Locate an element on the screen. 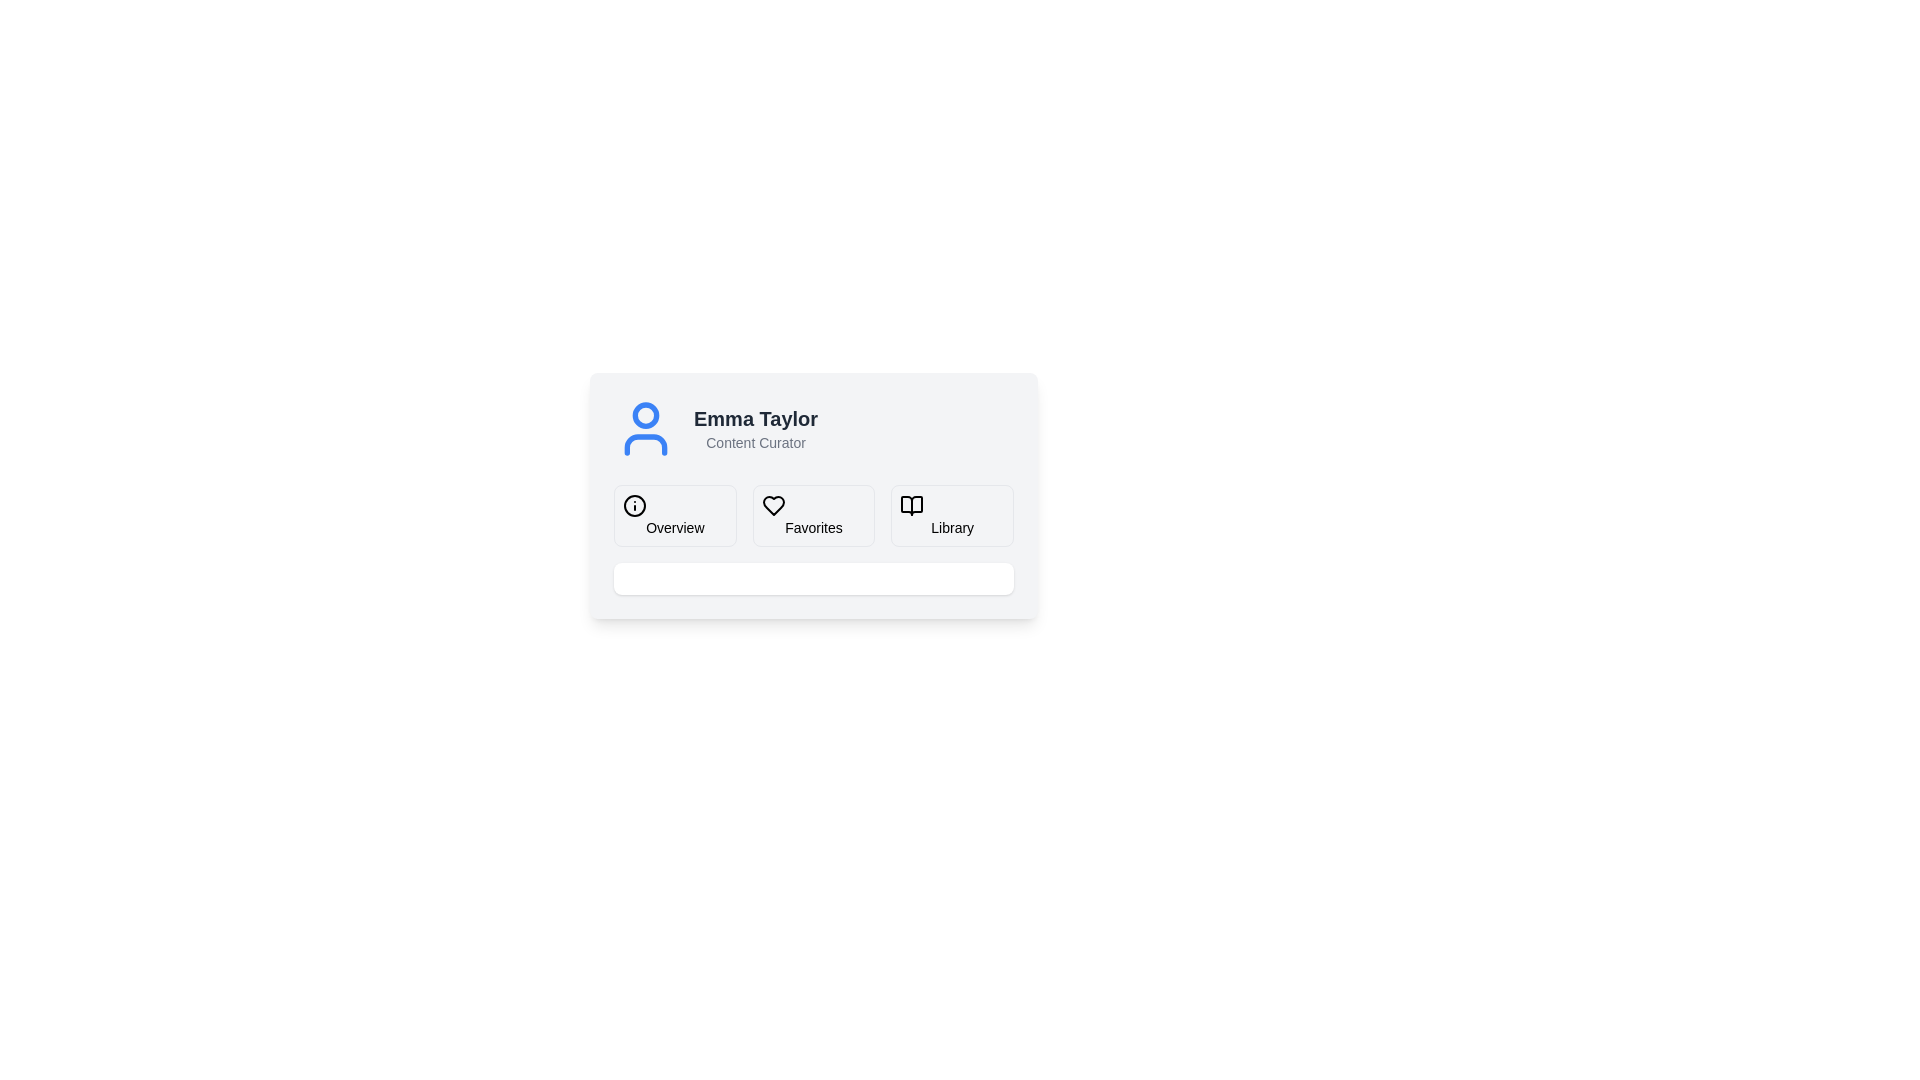  the central decorative SVG circle within the 'Overview' button, located on the leftmost part of a horizontal row of three buttons is located at coordinates (633, 504).